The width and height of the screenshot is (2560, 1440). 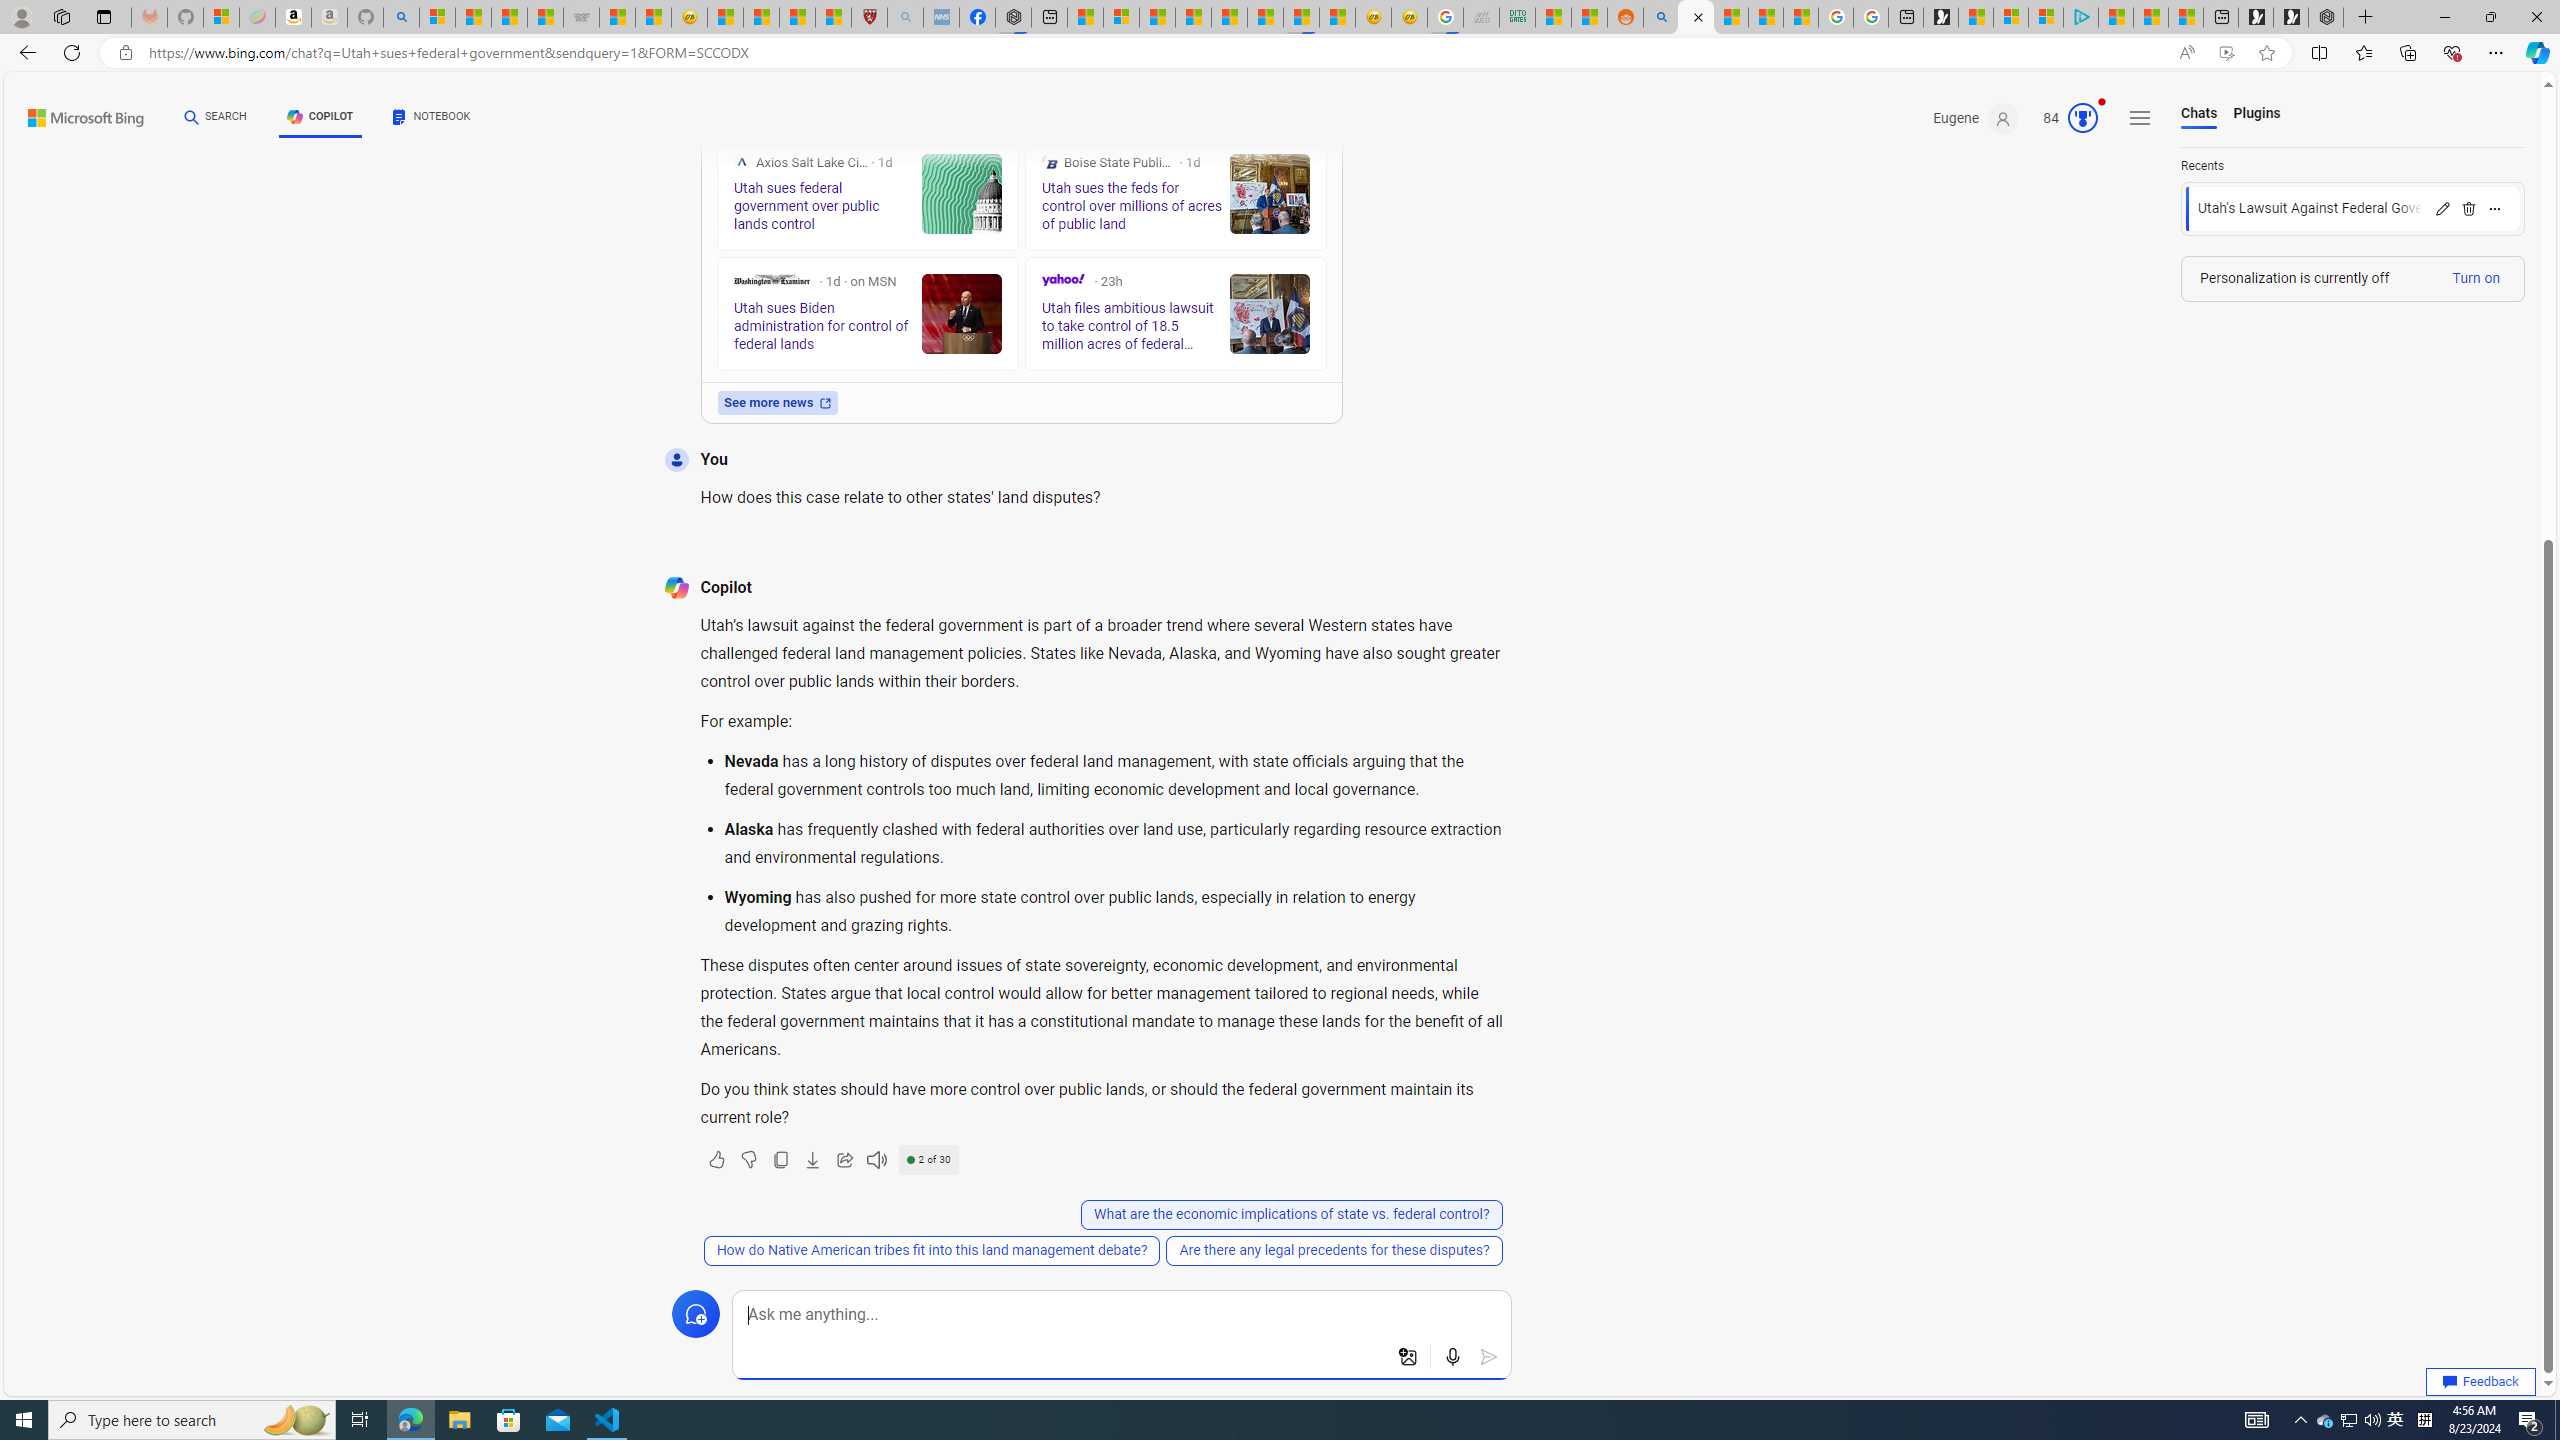 I want to click on 'NOTEBOOK', so click(x=431, y=119).